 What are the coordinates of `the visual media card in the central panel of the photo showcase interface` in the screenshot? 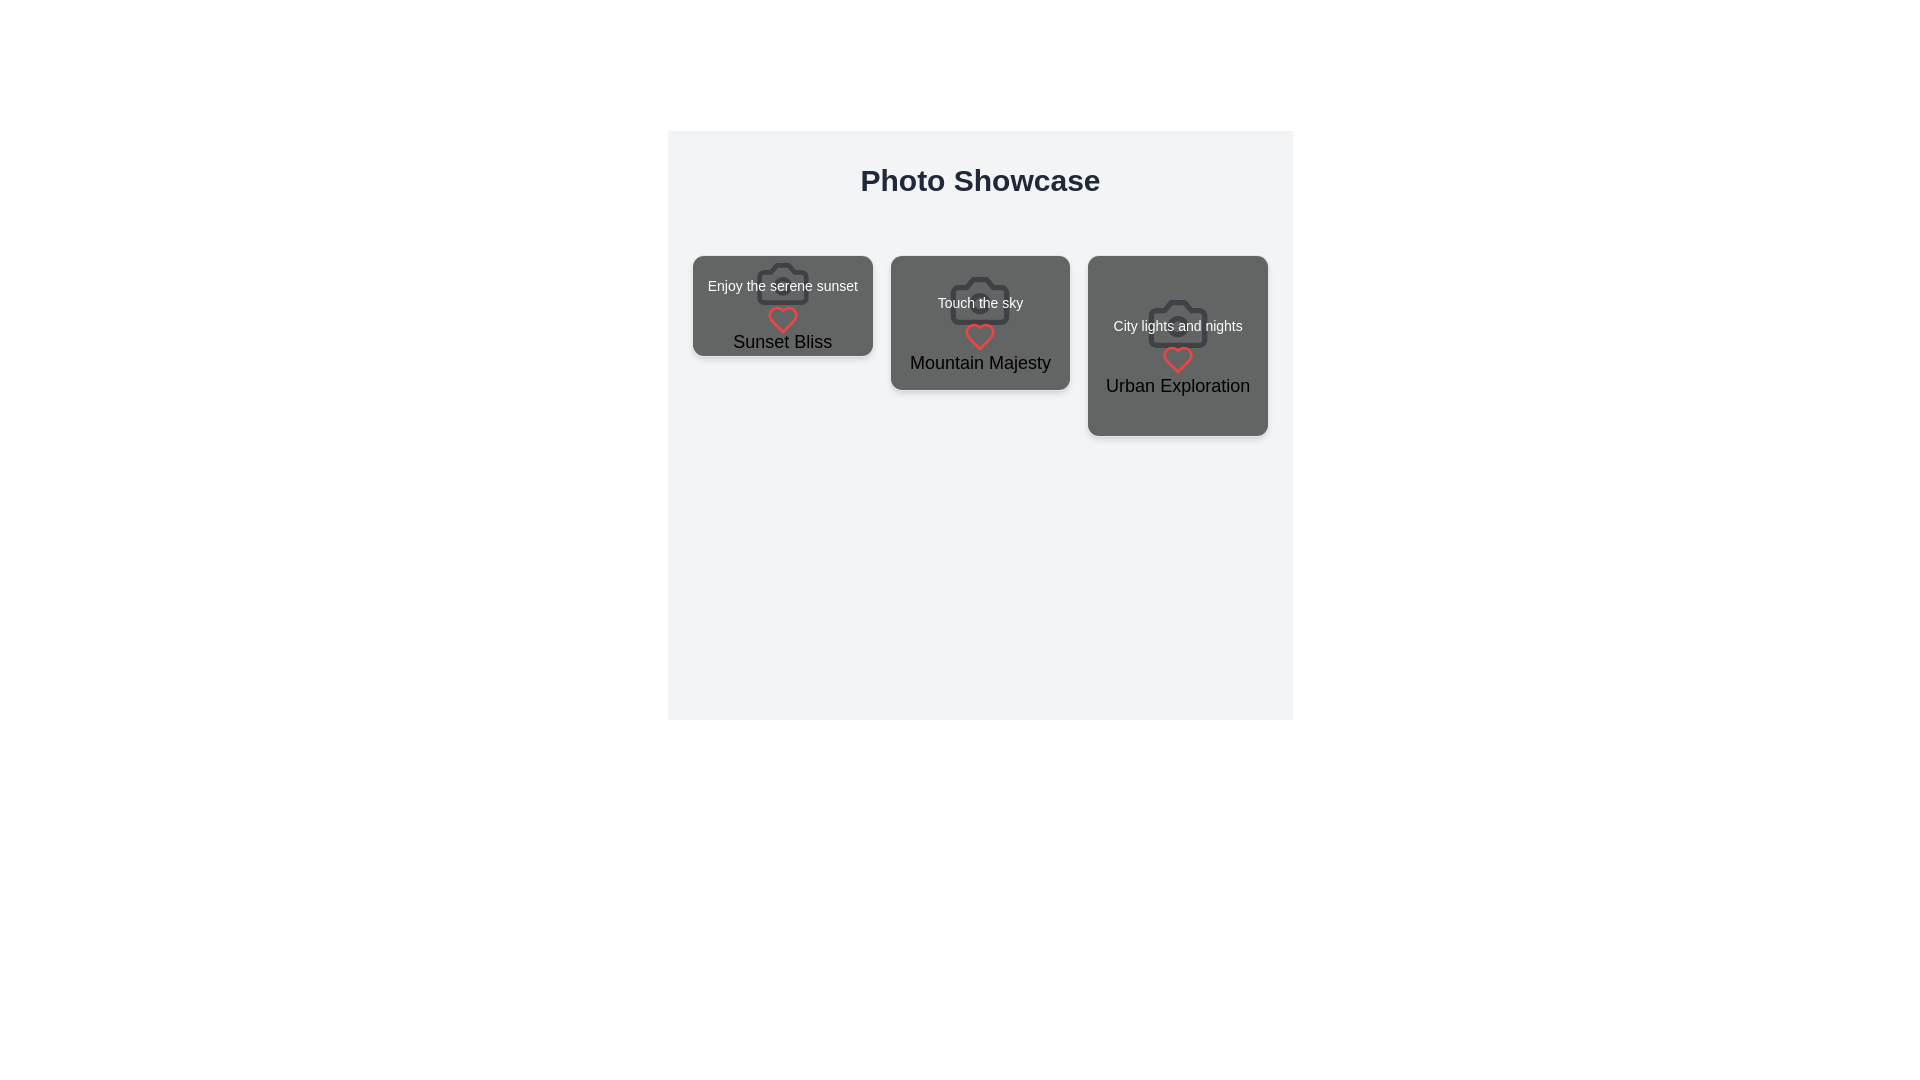 It's located at (980, 322).